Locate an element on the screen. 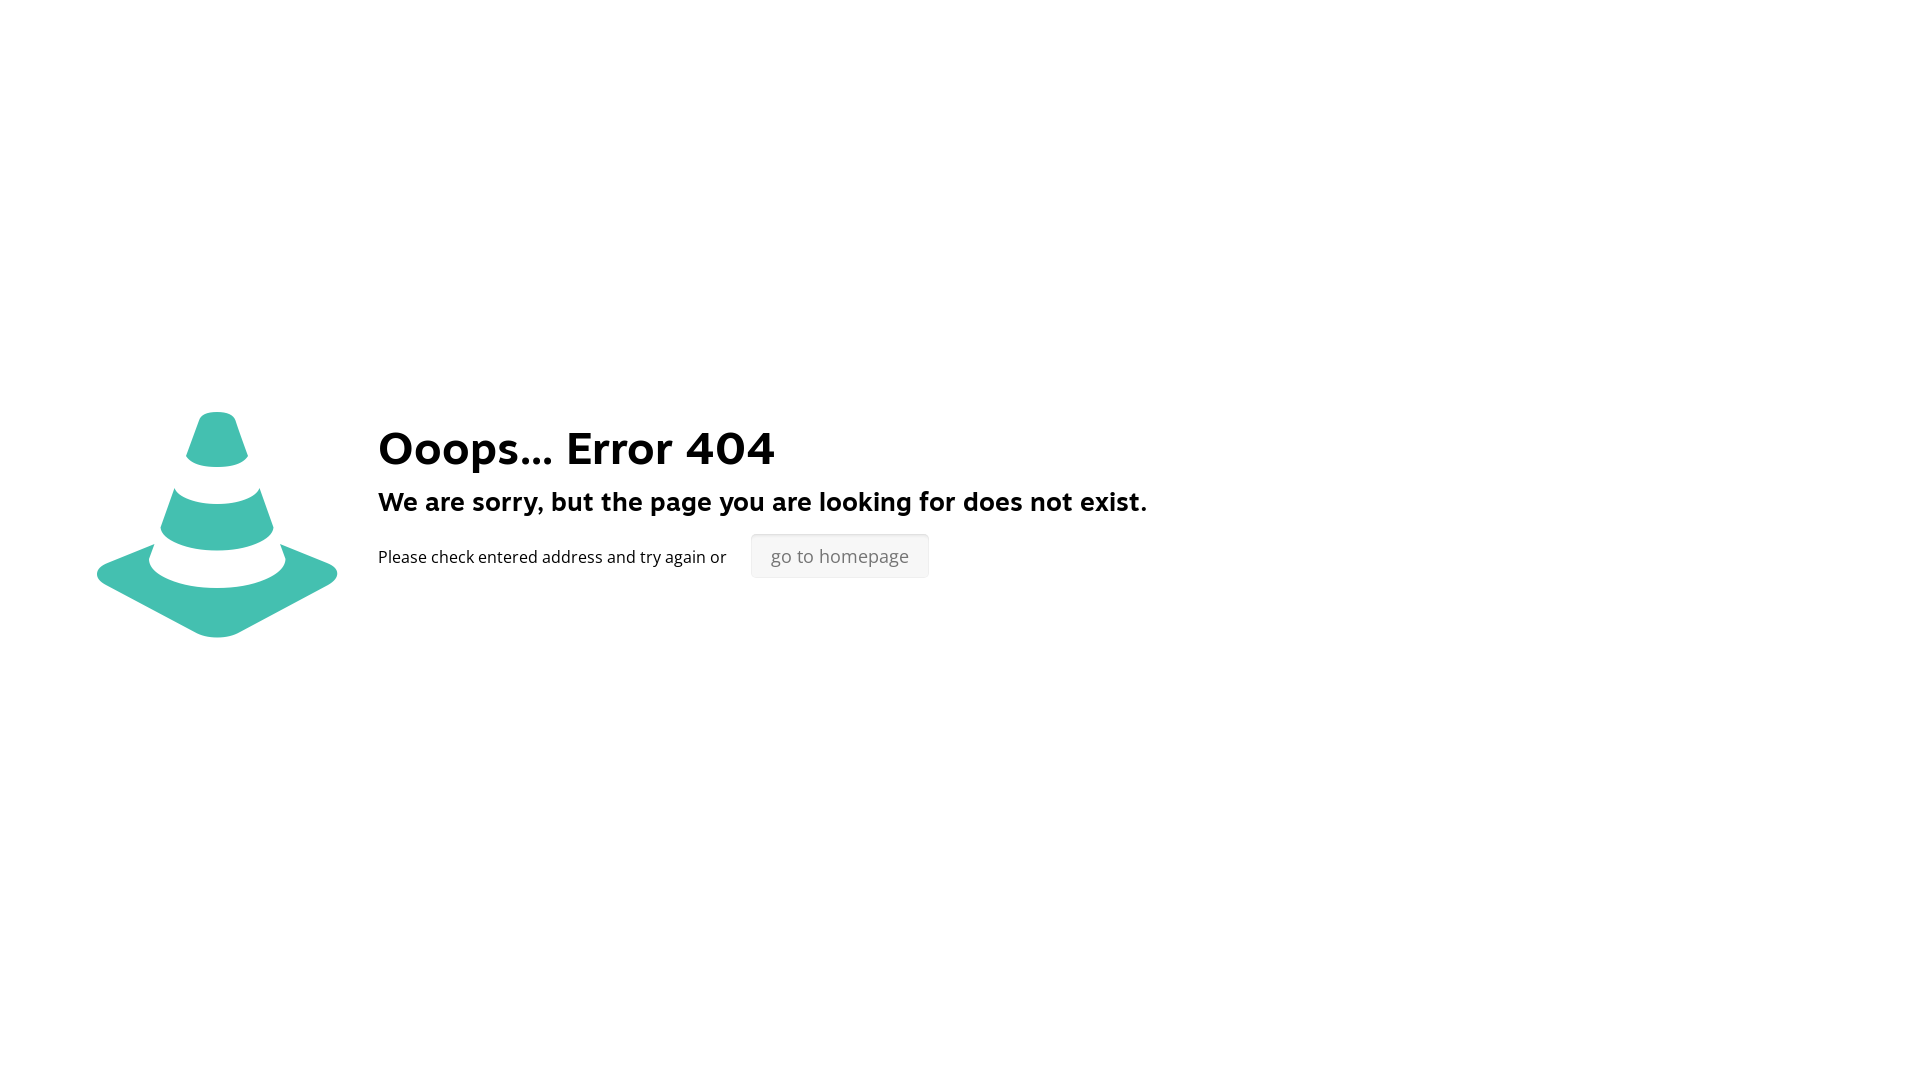 The image size is (1920, 1080). 'go to homepage' is located at coordinates (840, 555).